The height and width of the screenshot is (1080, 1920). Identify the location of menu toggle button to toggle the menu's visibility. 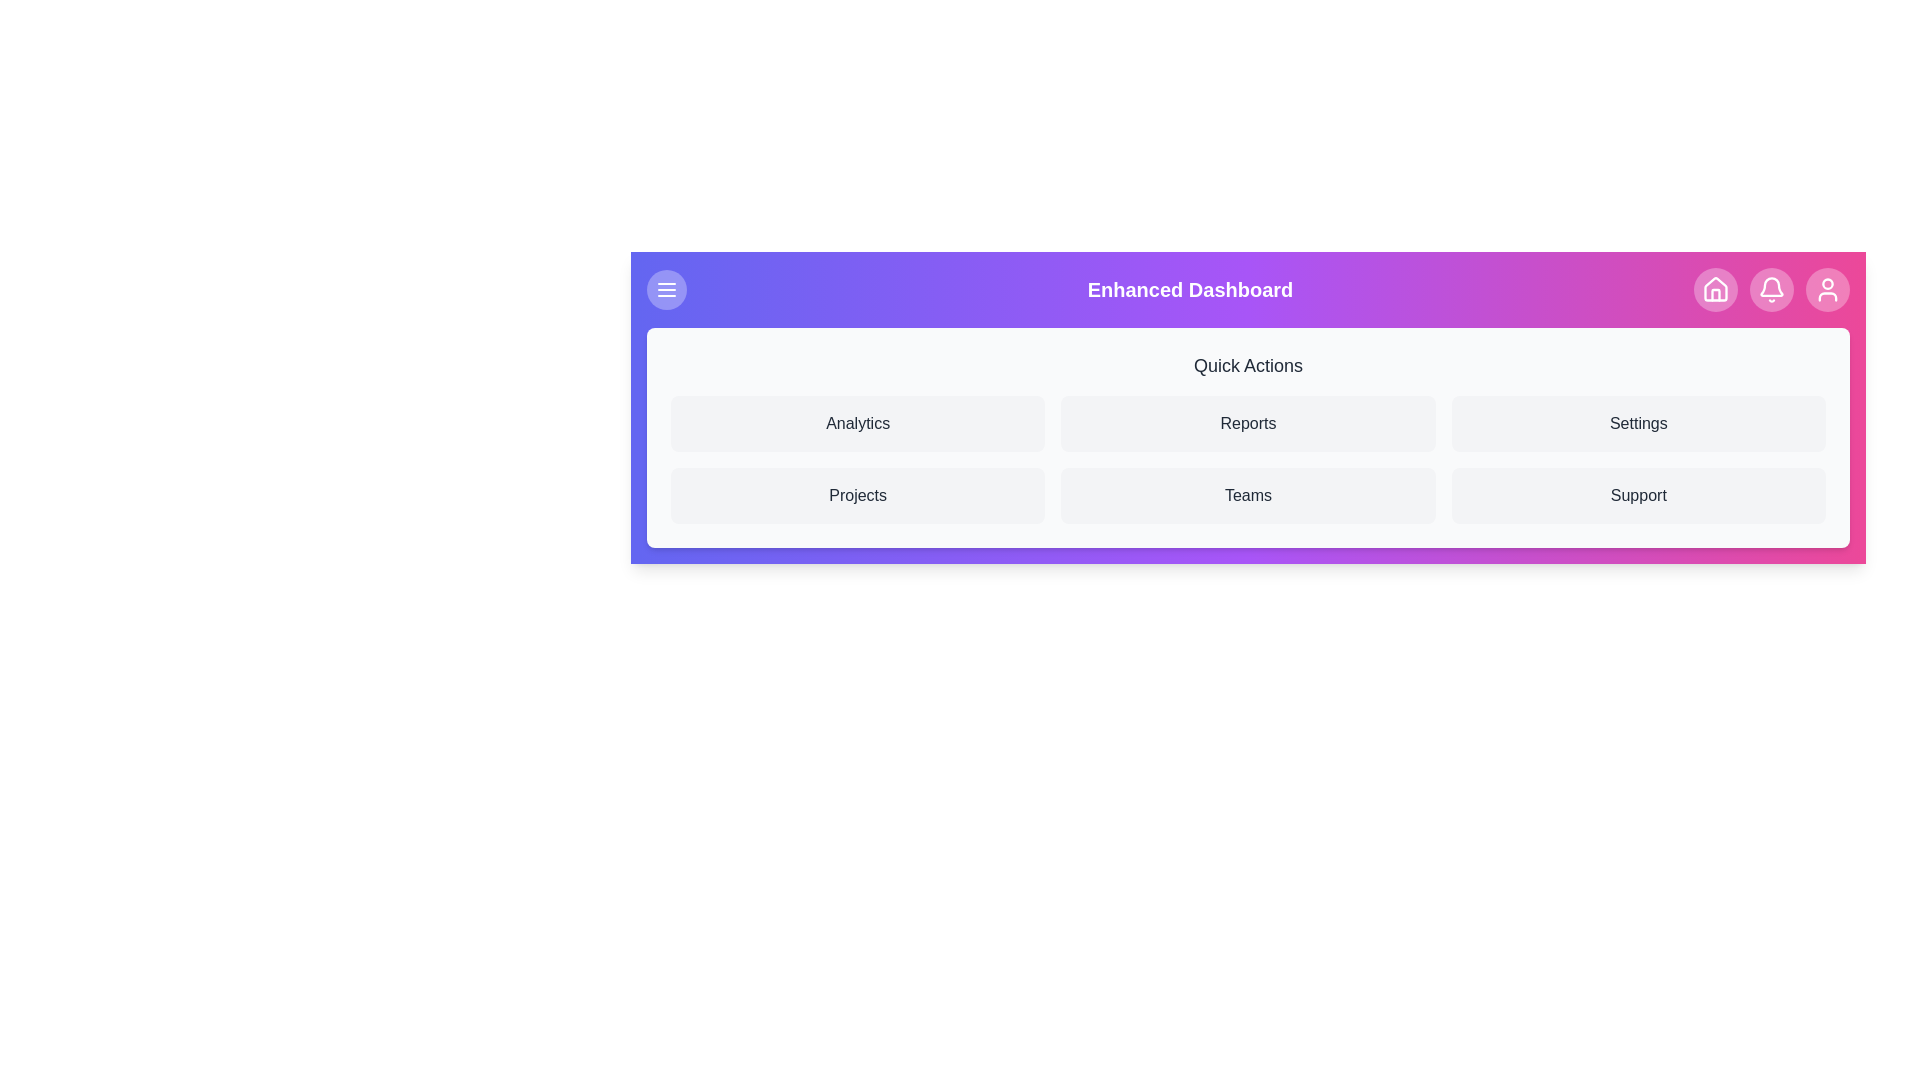
(667, 289).